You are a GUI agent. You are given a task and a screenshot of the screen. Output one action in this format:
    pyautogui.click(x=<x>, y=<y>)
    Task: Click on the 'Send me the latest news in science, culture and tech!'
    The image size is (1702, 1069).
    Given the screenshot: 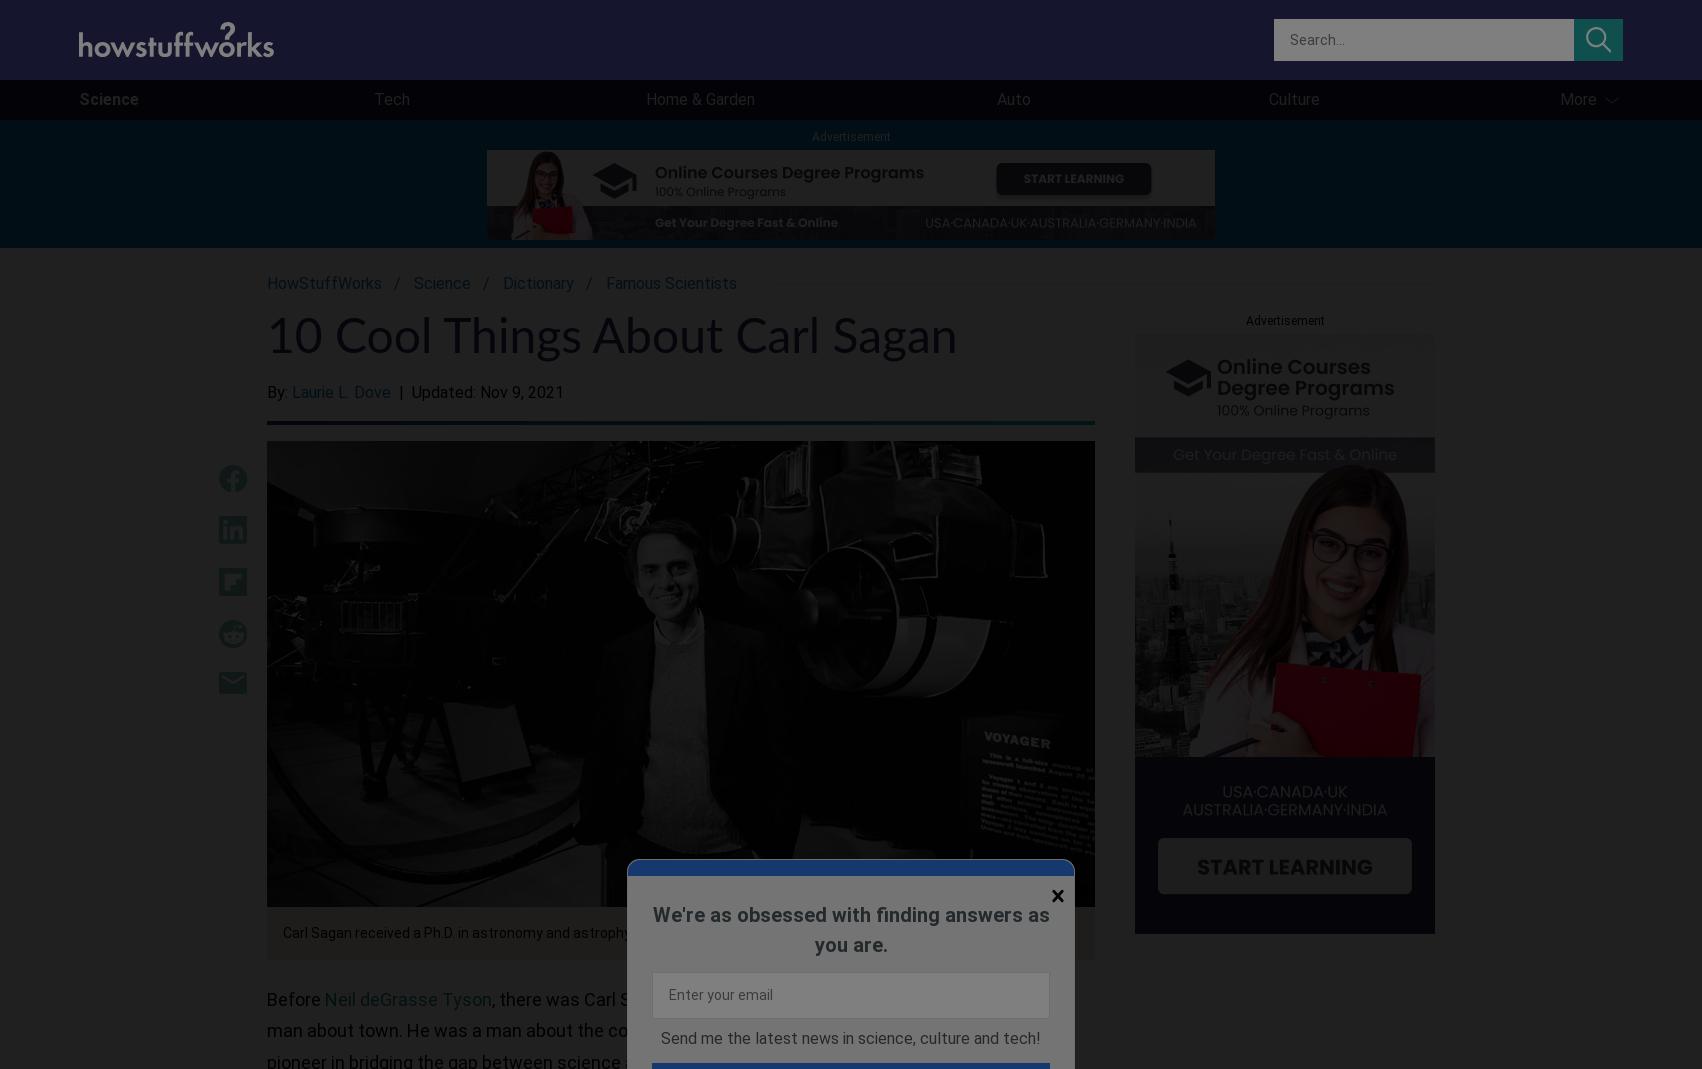 What is the action you would take?
    pyautogui.click(x=851, y=1038)
    